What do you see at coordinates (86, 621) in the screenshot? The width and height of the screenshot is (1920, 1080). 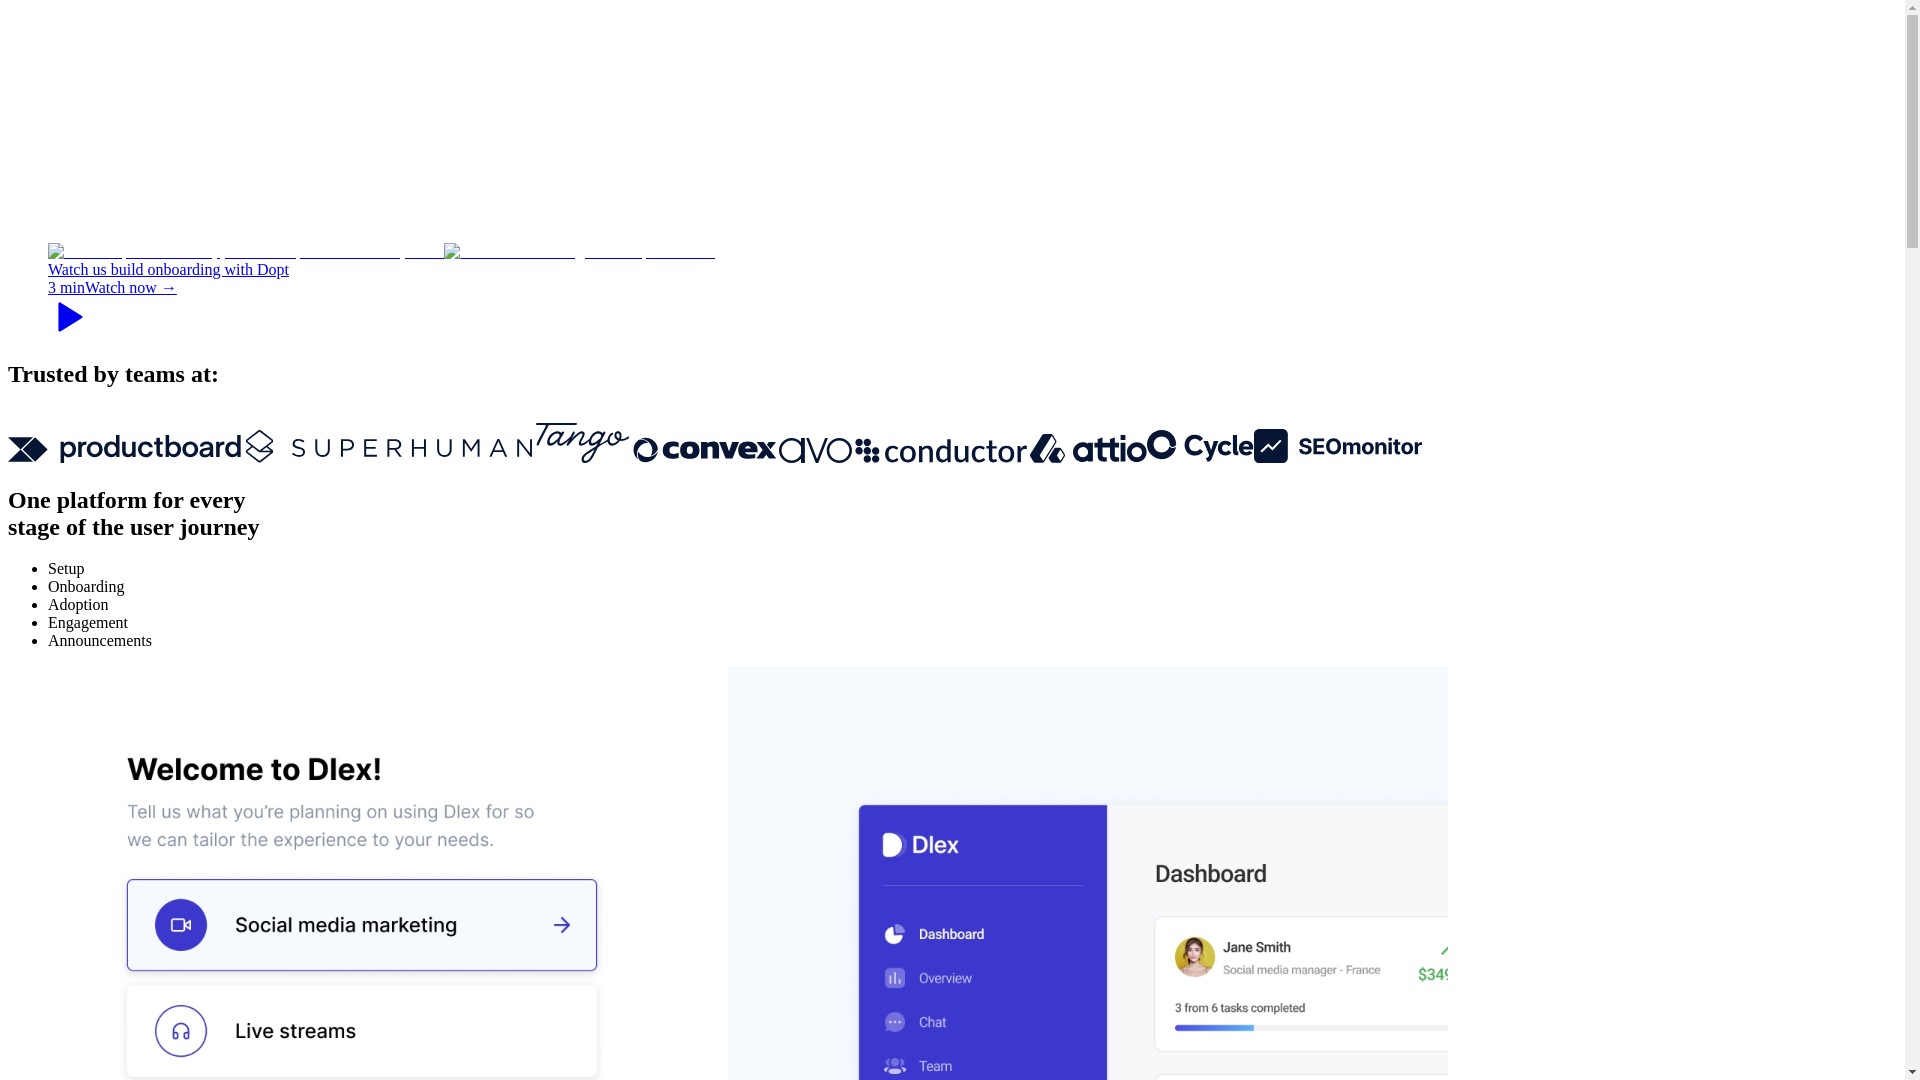 I see `'Engagement'` at bounding box center [86, 621].